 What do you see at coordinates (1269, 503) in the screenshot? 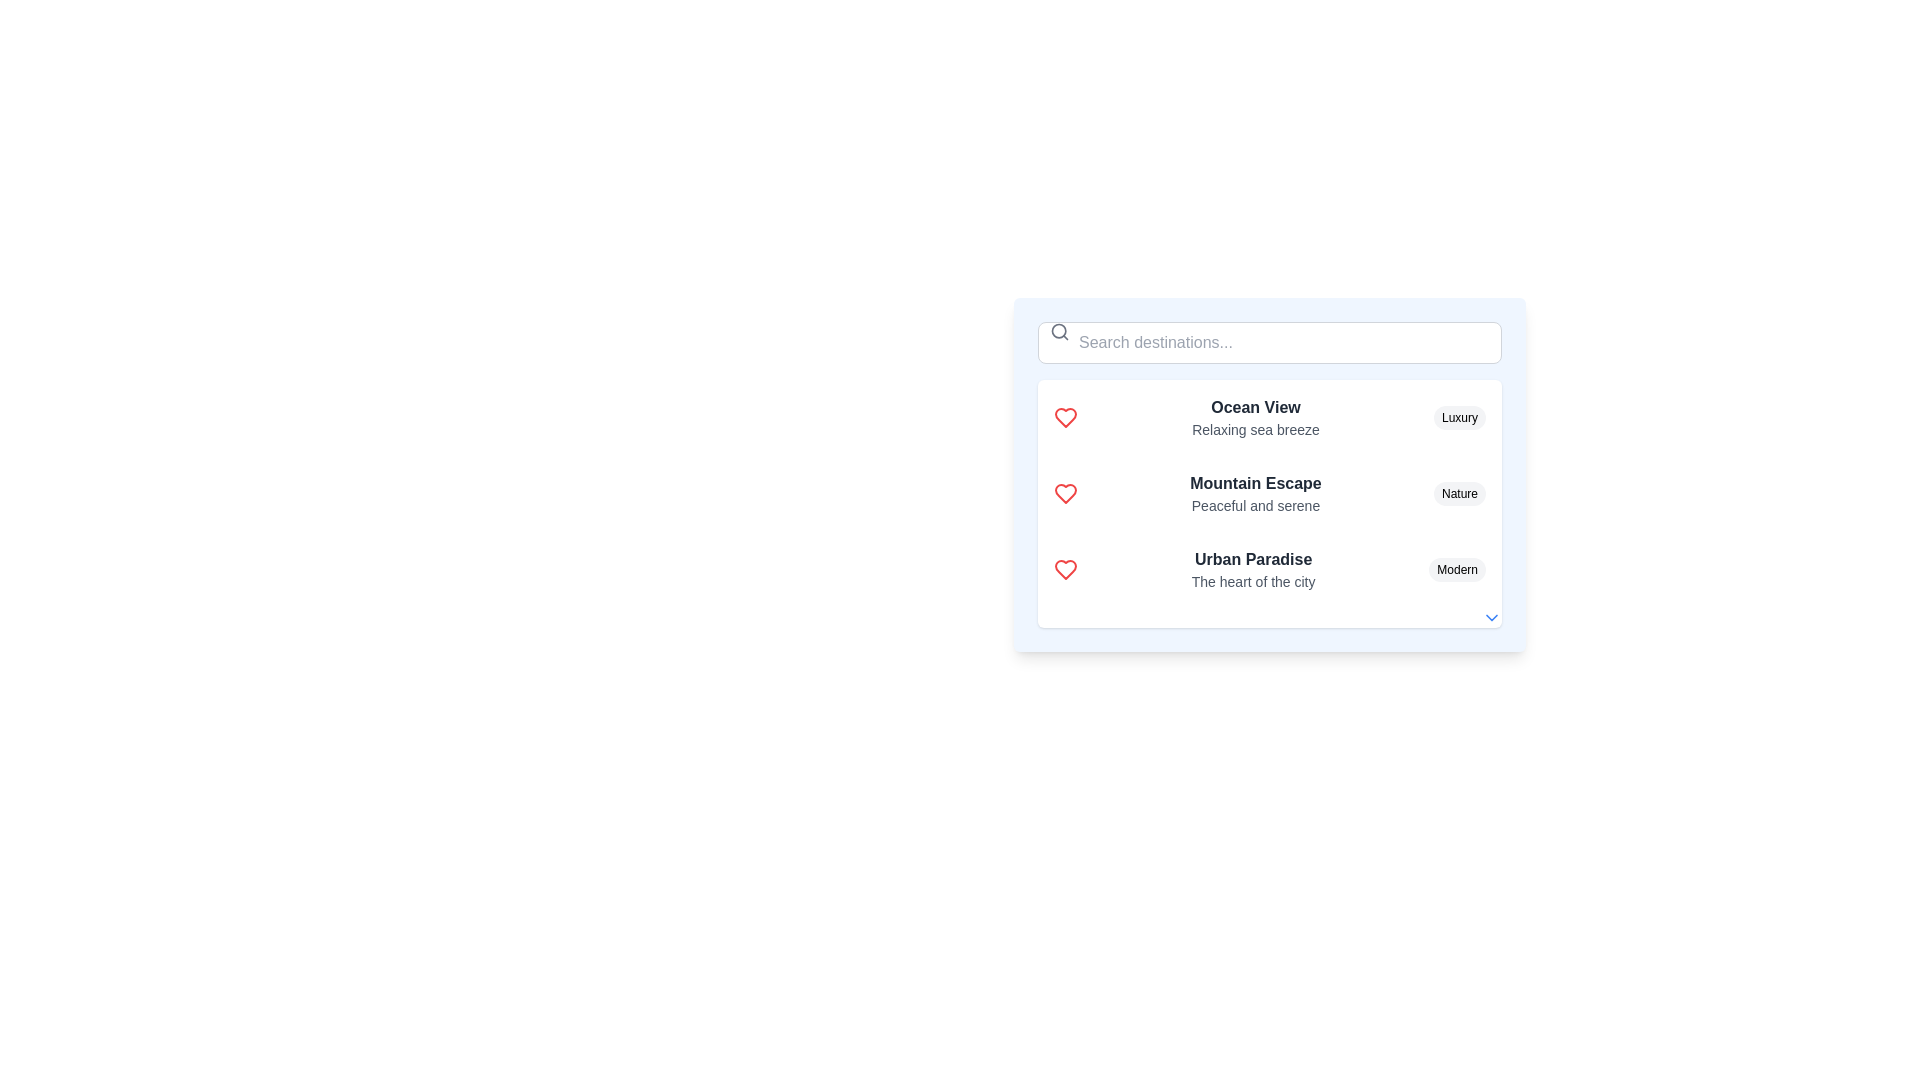
I see `the second list item displaying details about a specific theme or location, which includes a bold title, a description, and a badge-like detail to the right` at bounding box center [1269, 503].